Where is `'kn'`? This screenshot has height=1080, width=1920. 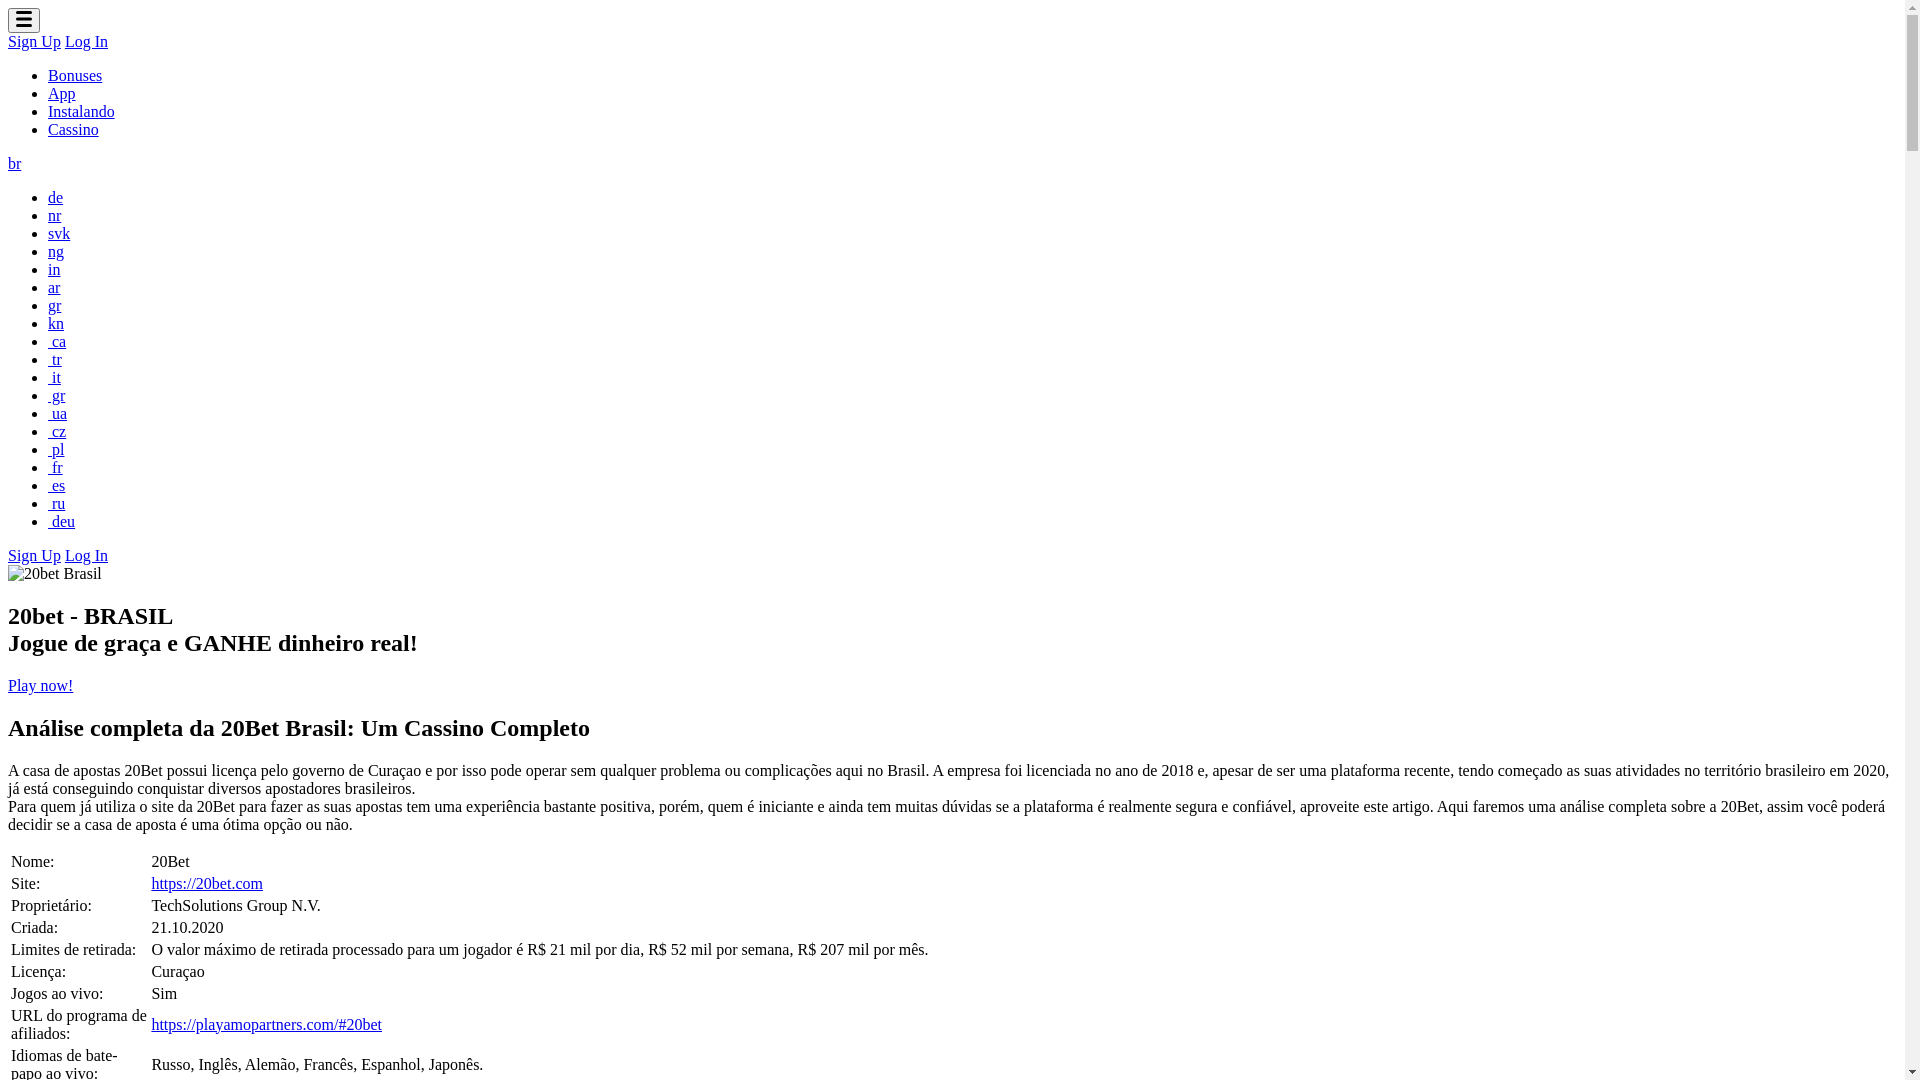 'kn' is located at coordinates (56, 322).